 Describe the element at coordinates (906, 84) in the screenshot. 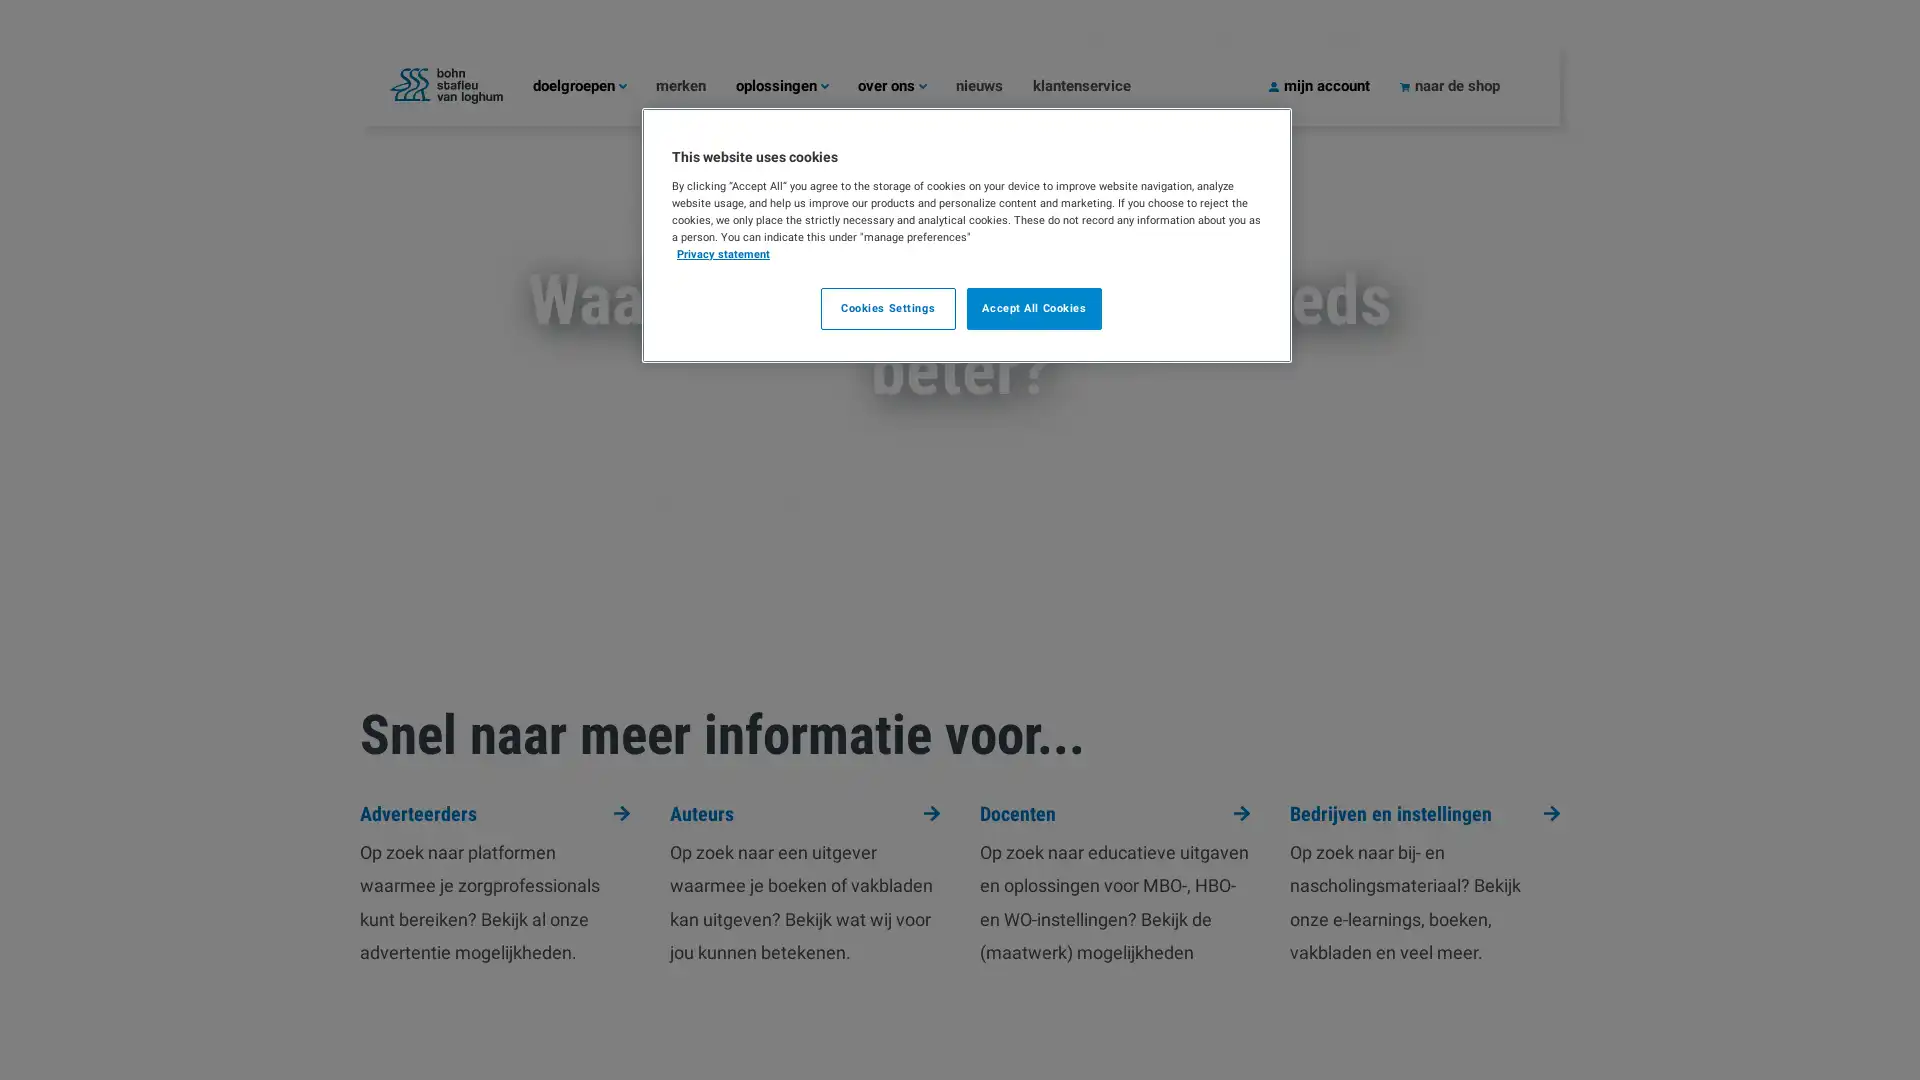

I see `over ons` at that location.